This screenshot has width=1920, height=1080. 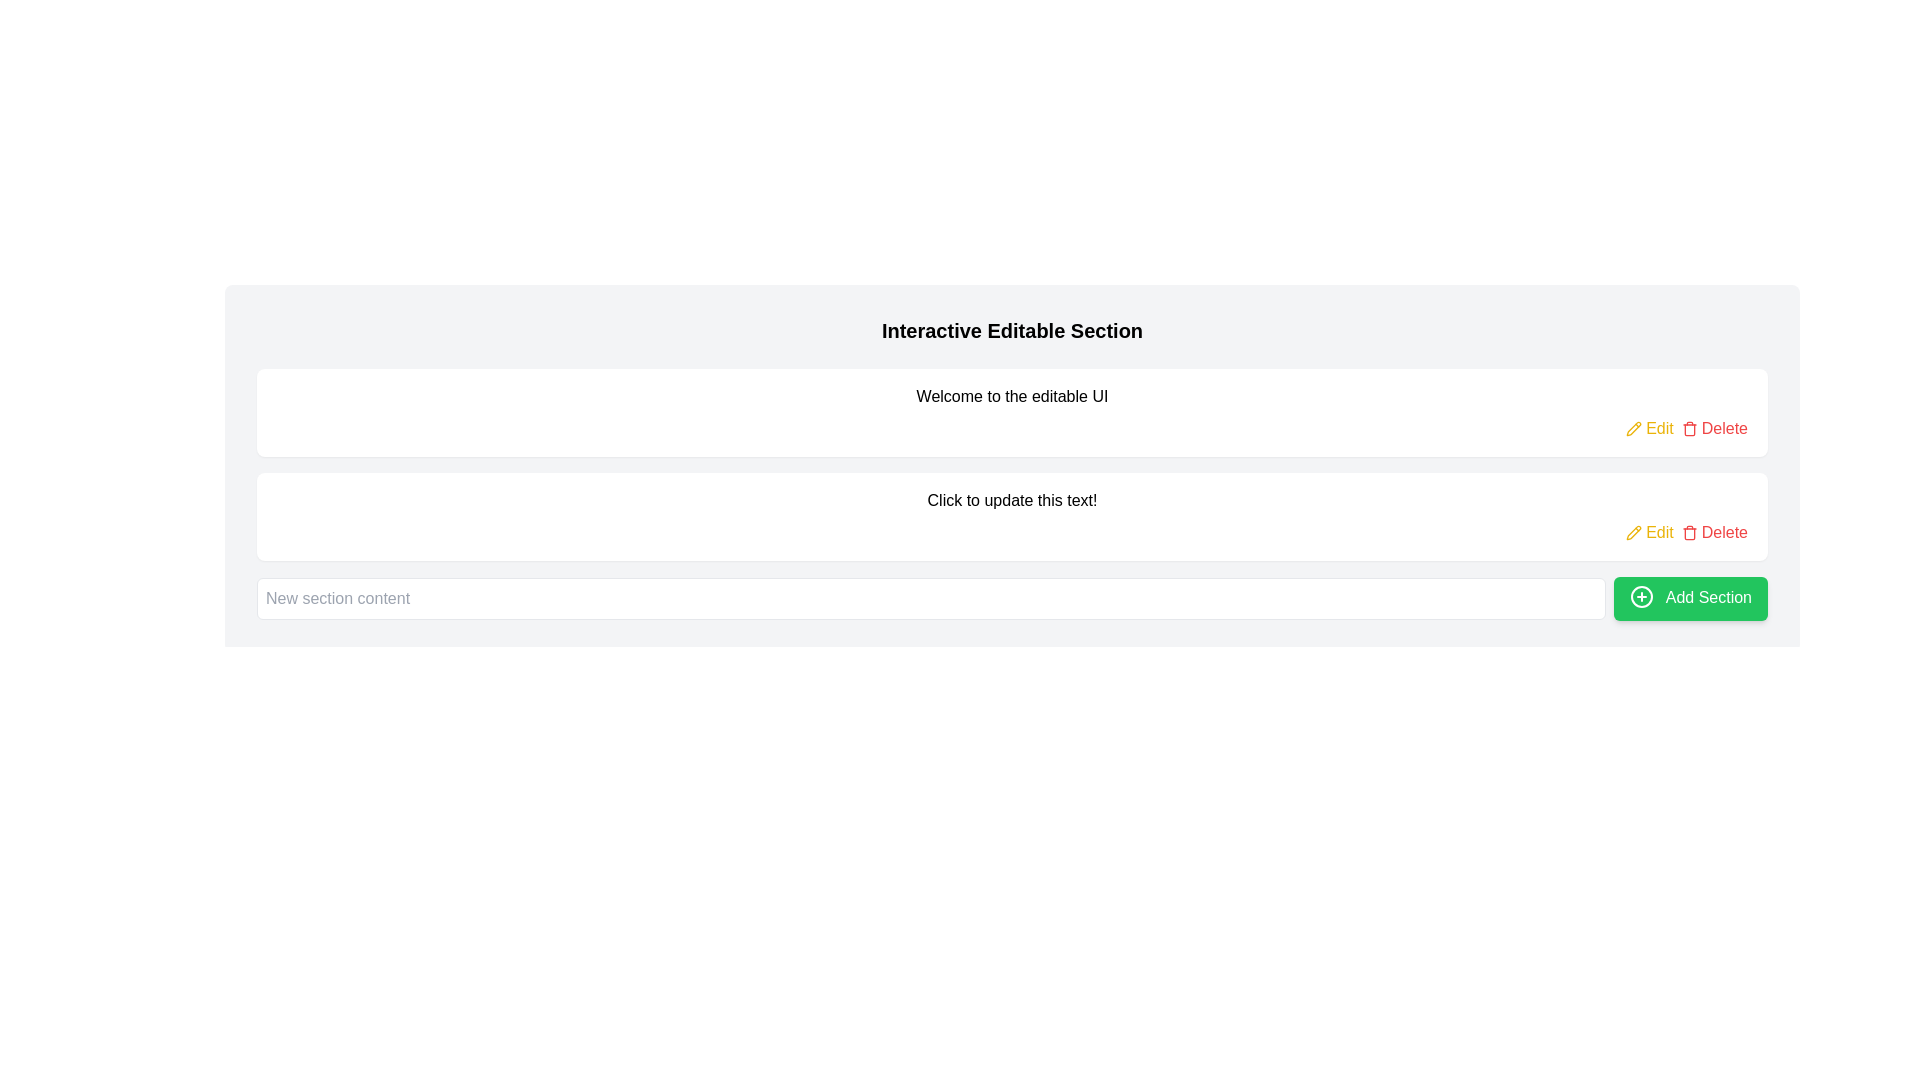 What do you see at coordinates (1689, 597) in the screenshot?
I see `the green rectangular button labeled 'Add Section' located at the far-right end of the input field` at bounding box center [1689, 597].